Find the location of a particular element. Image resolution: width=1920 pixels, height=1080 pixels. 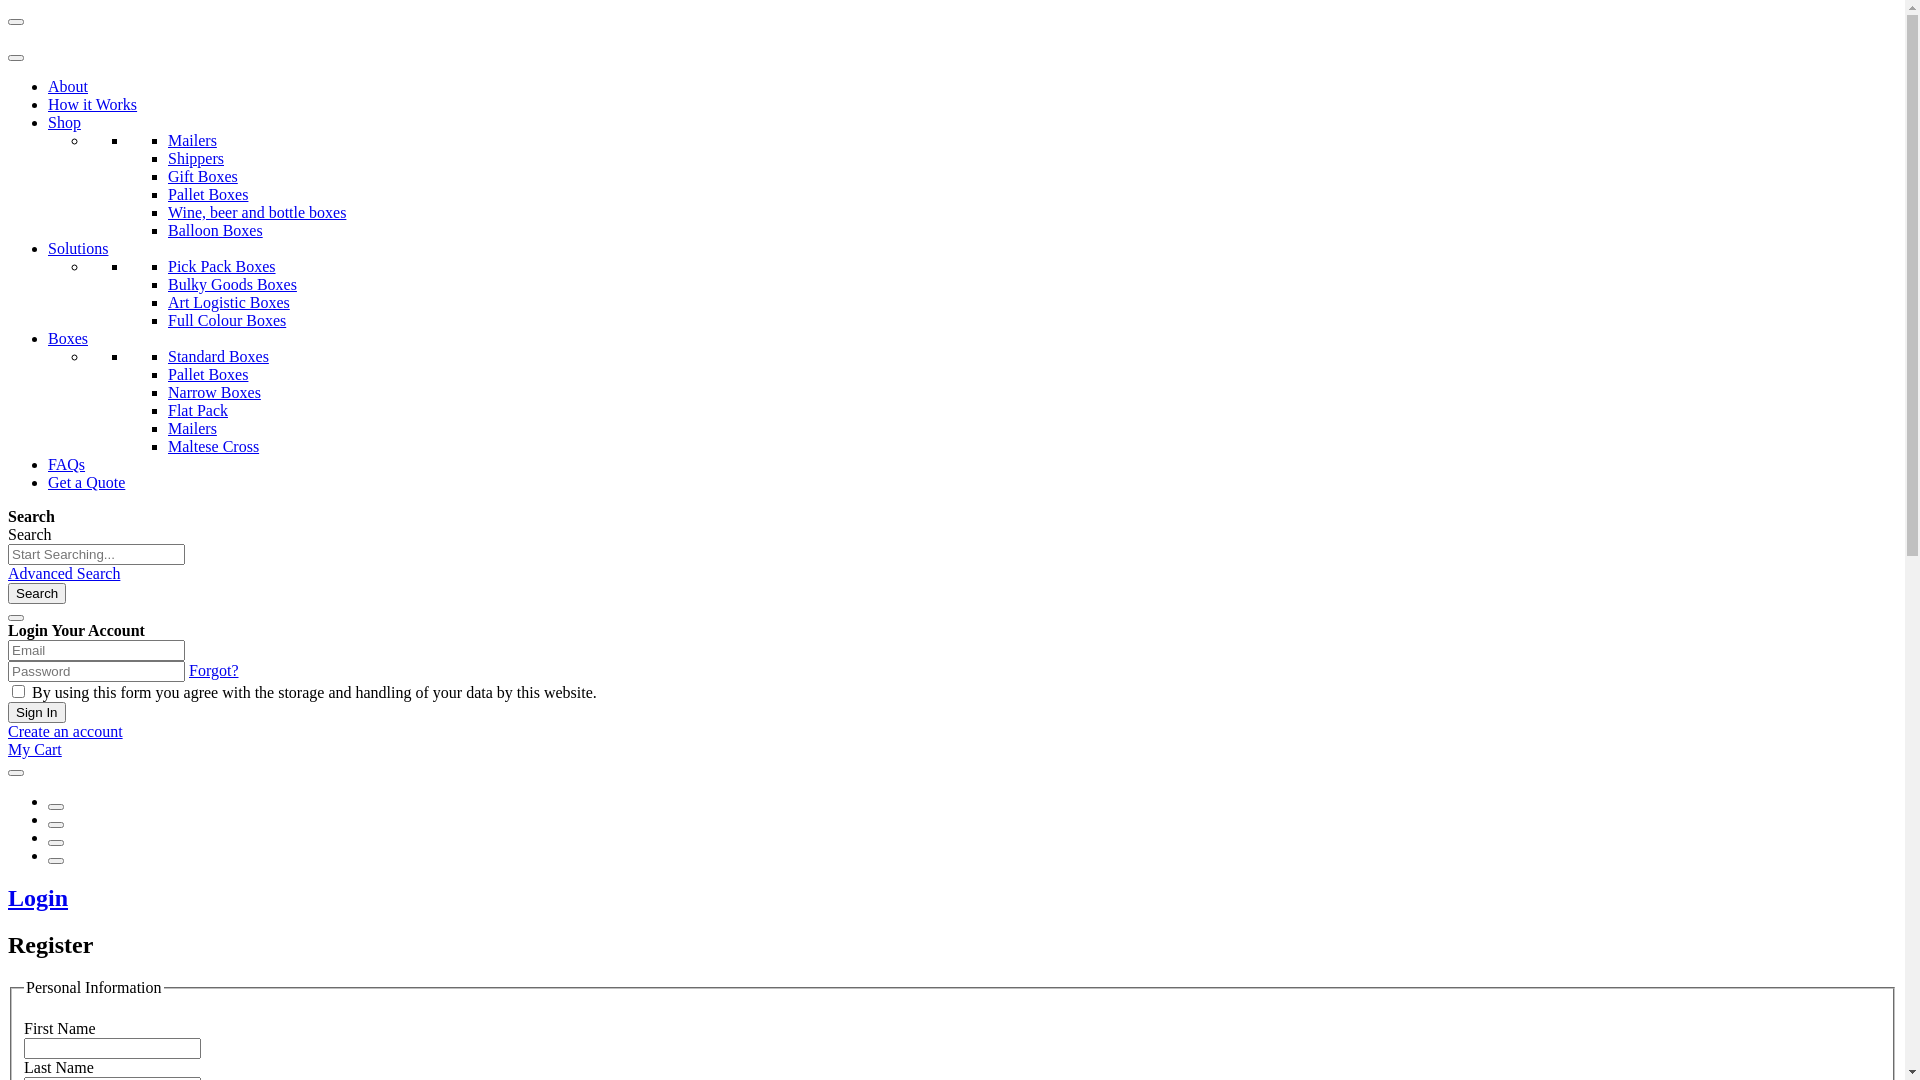

'Shop' is located at coordinates (64, 122).